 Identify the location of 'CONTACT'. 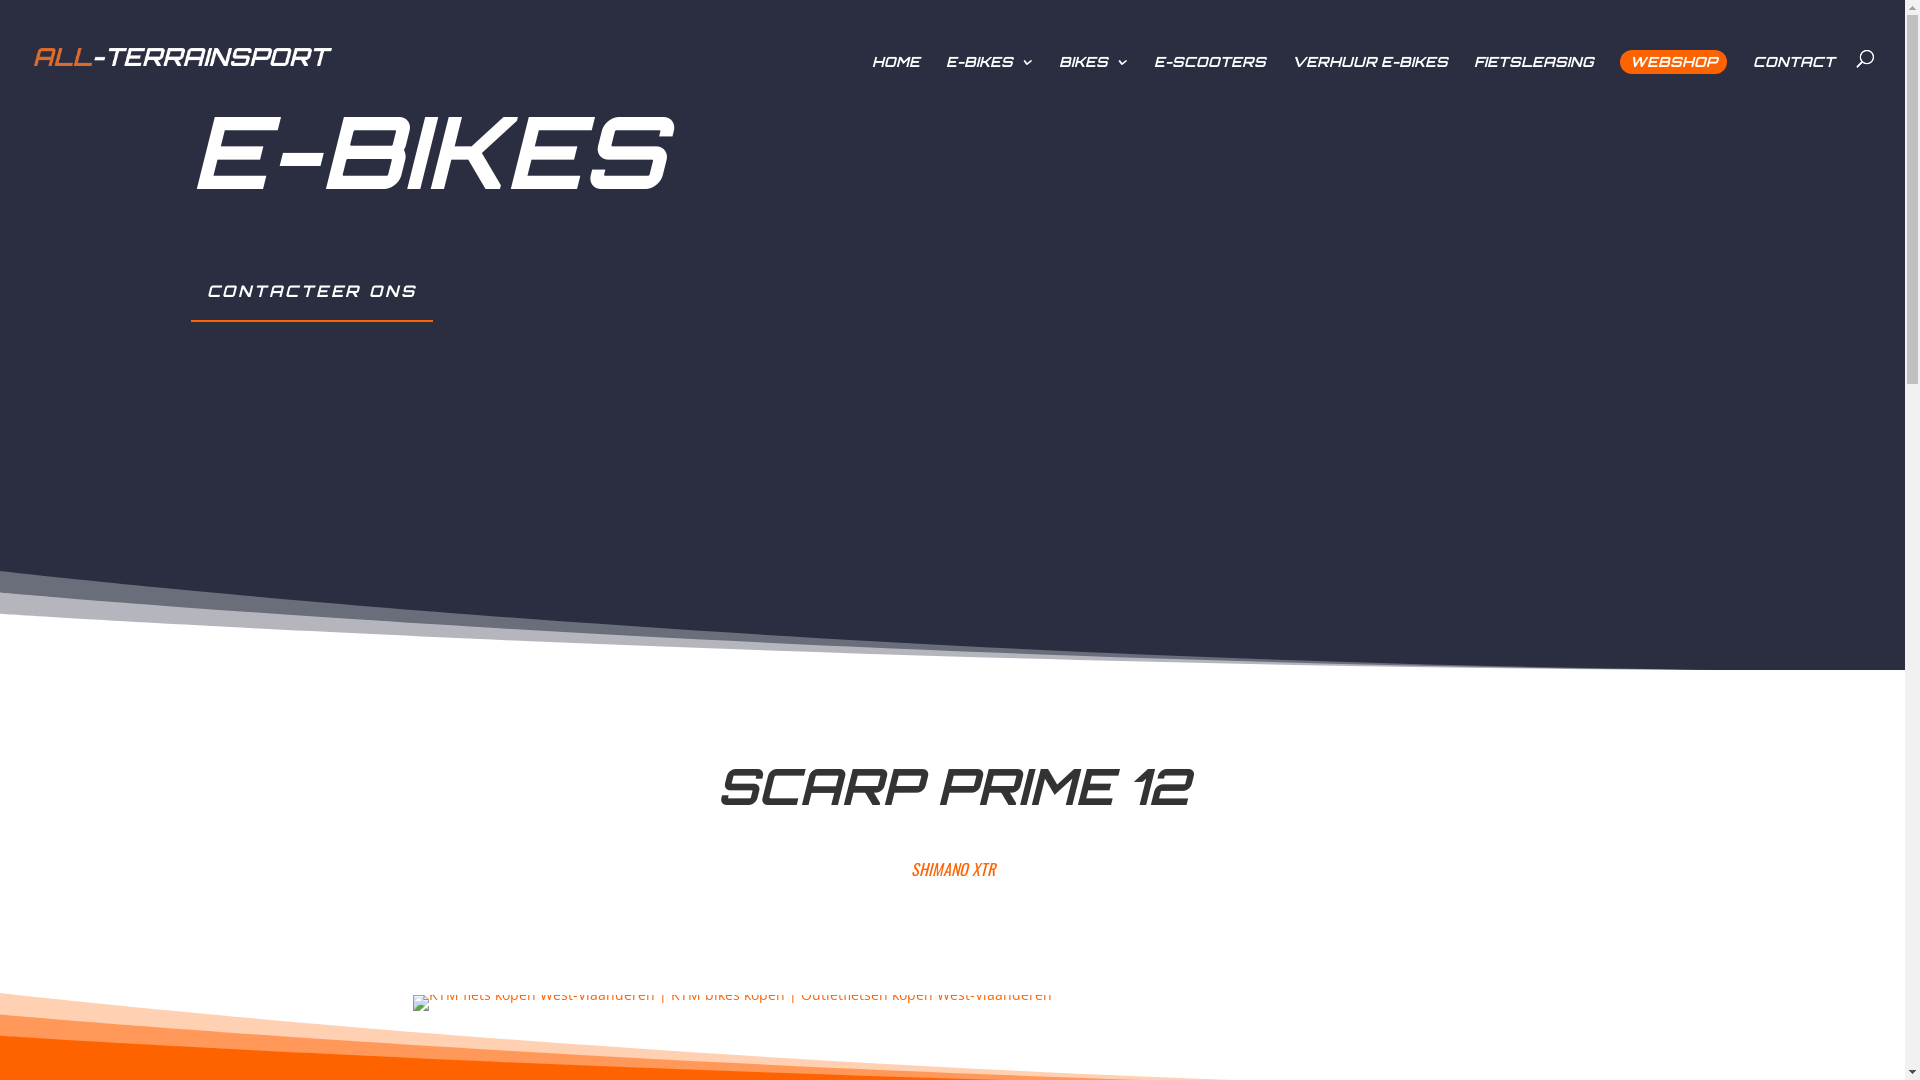
(1794, 71).